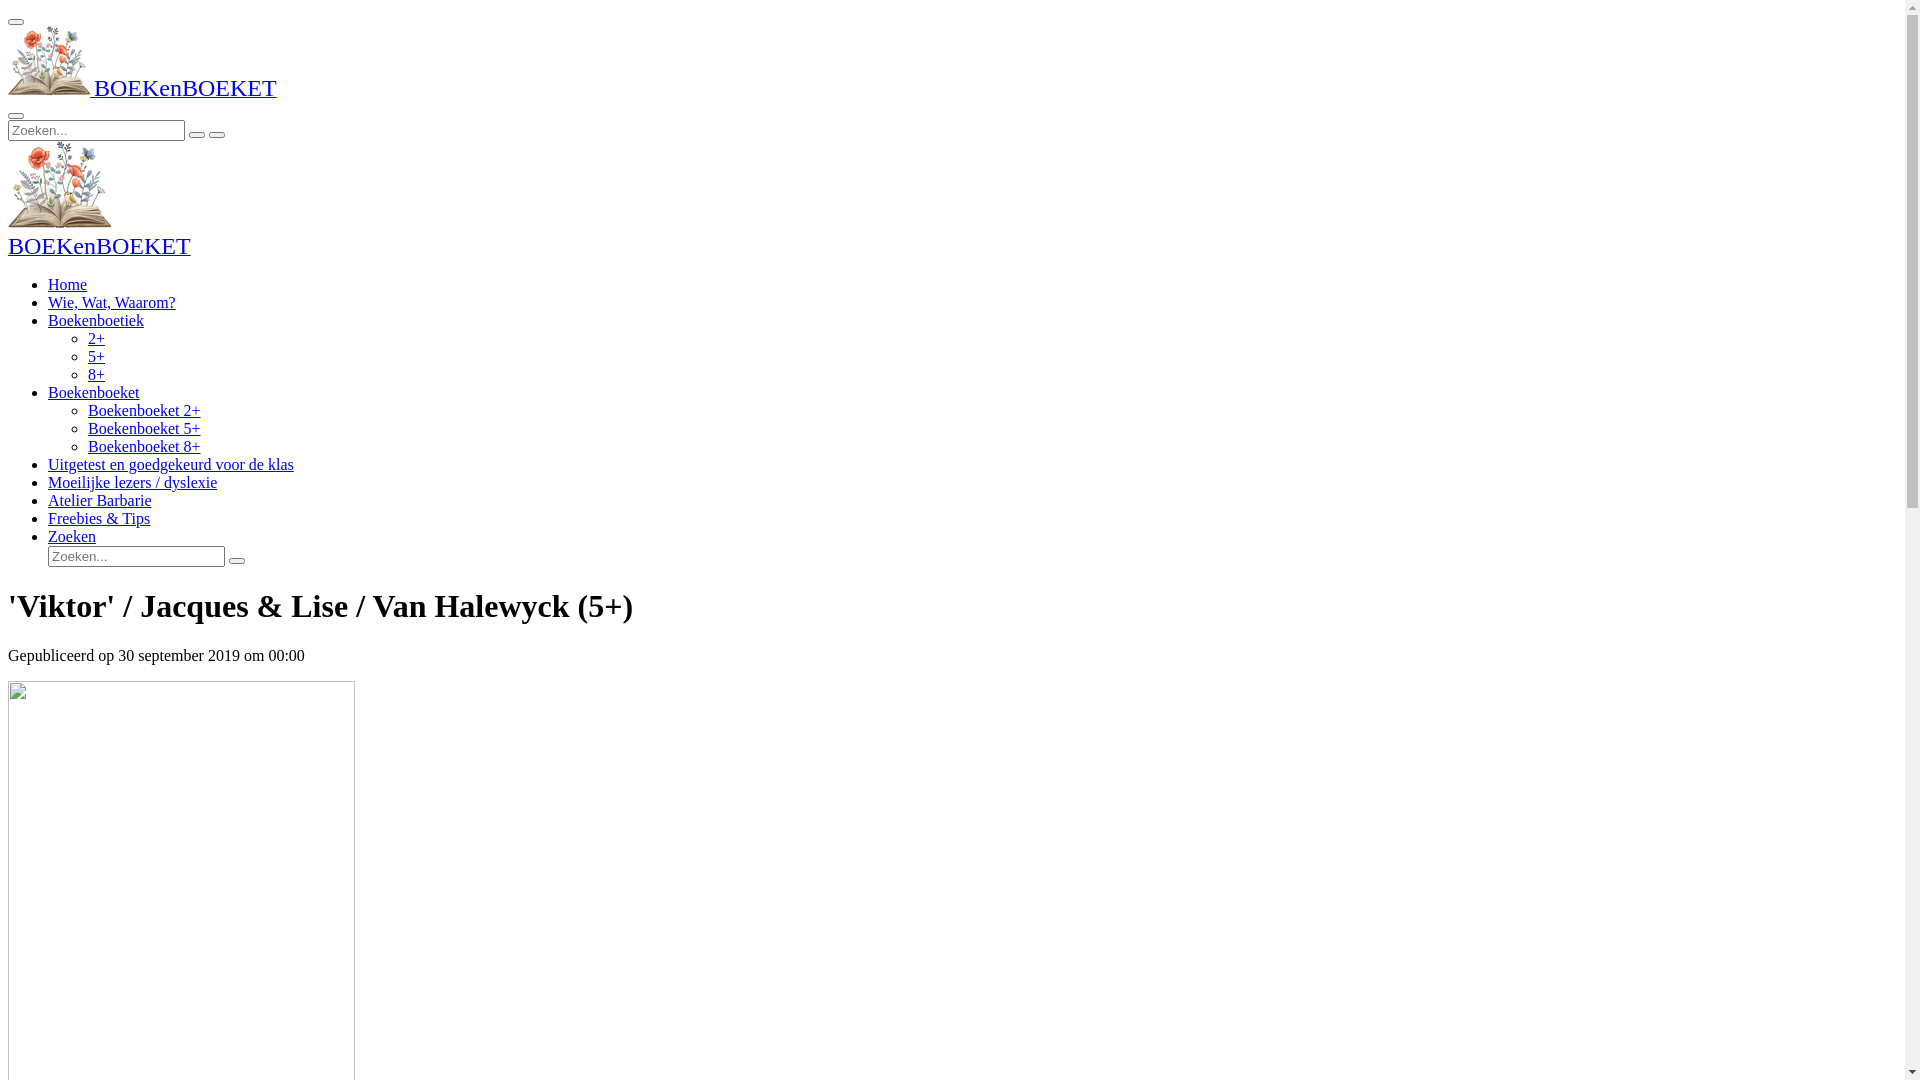 The width and height of the screenshot is (1920, 1080). I want to click on 'BOEKenBOEKET', so click(141, 90).